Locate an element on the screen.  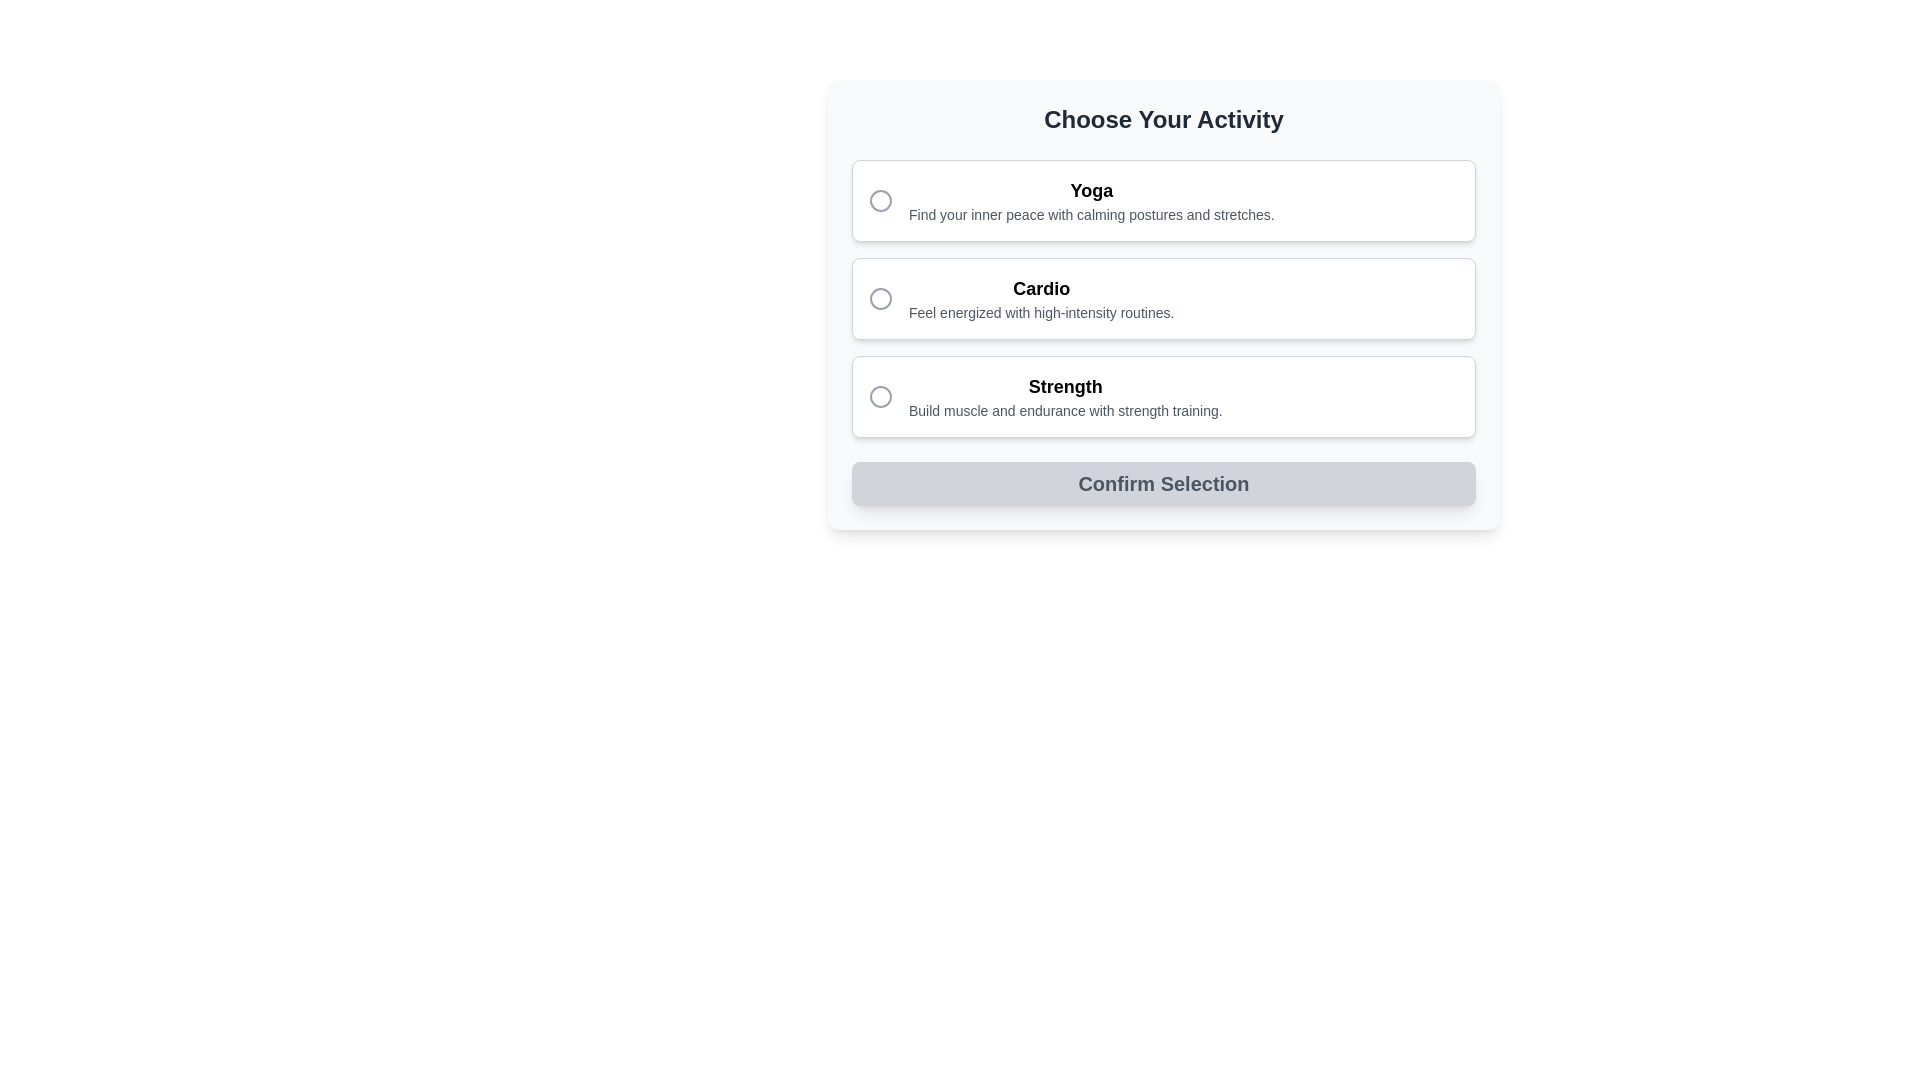
the 'Strength' activity selectable card, which is the third card in the vertical list is located at coordinates (1163, 397).